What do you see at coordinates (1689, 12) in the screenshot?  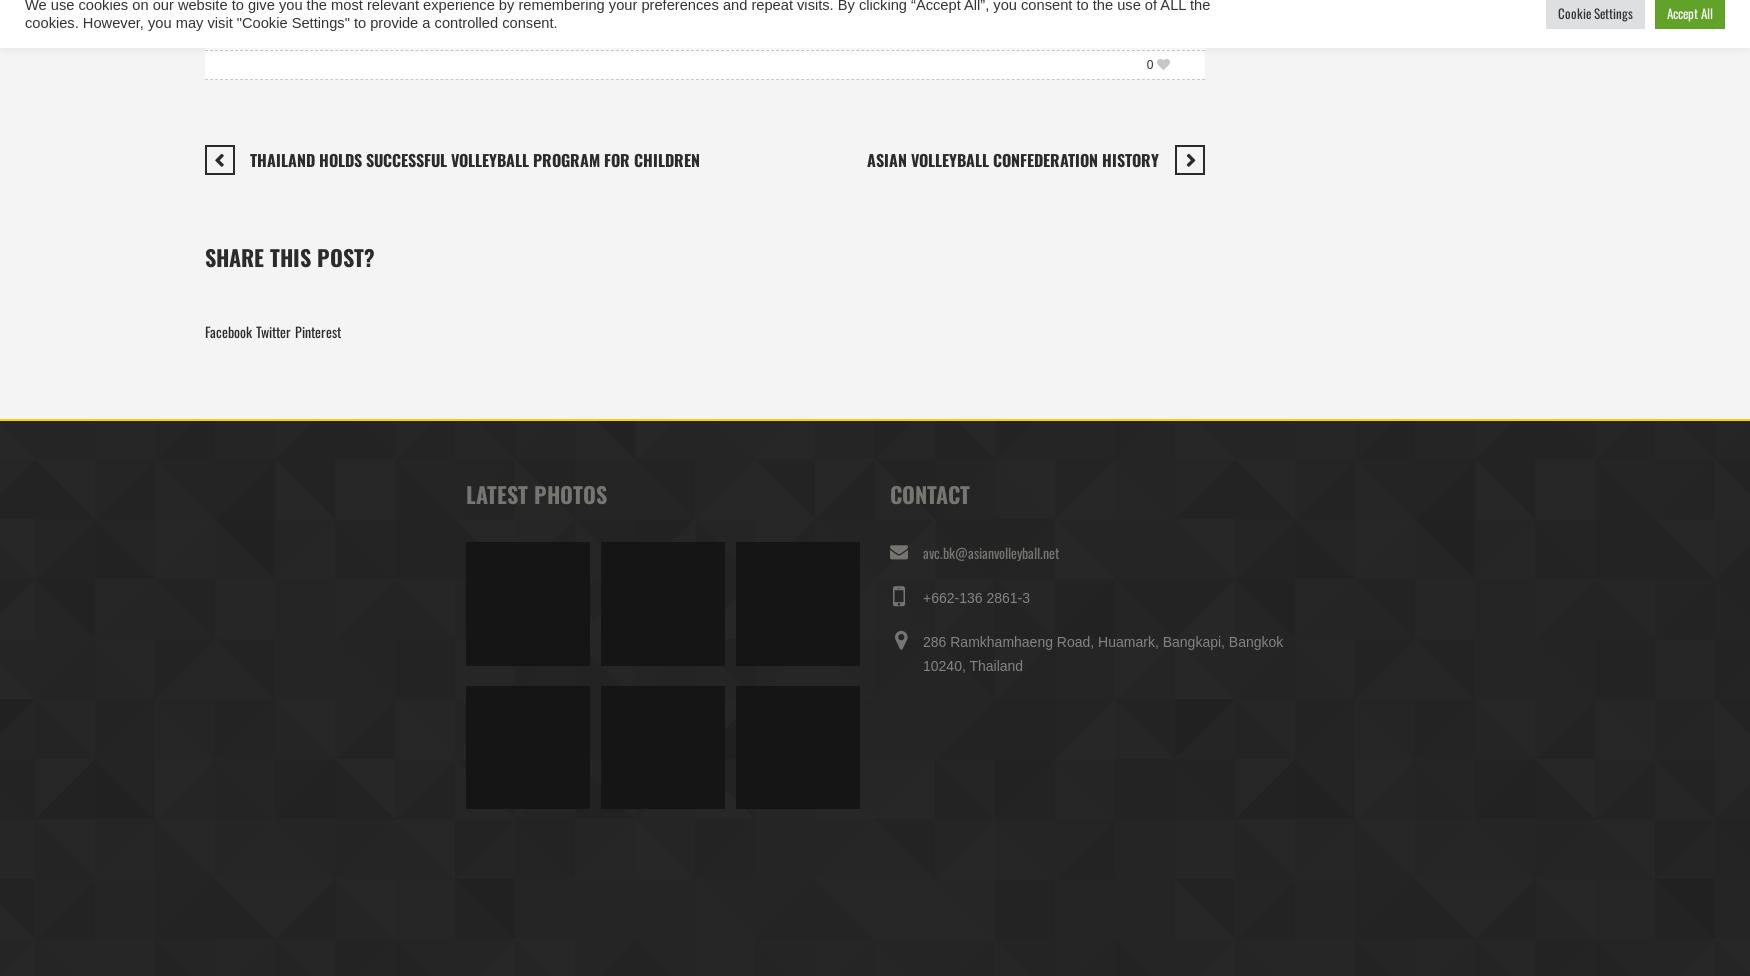 I see `'Accept All'` at bounding box center [1689, 12].